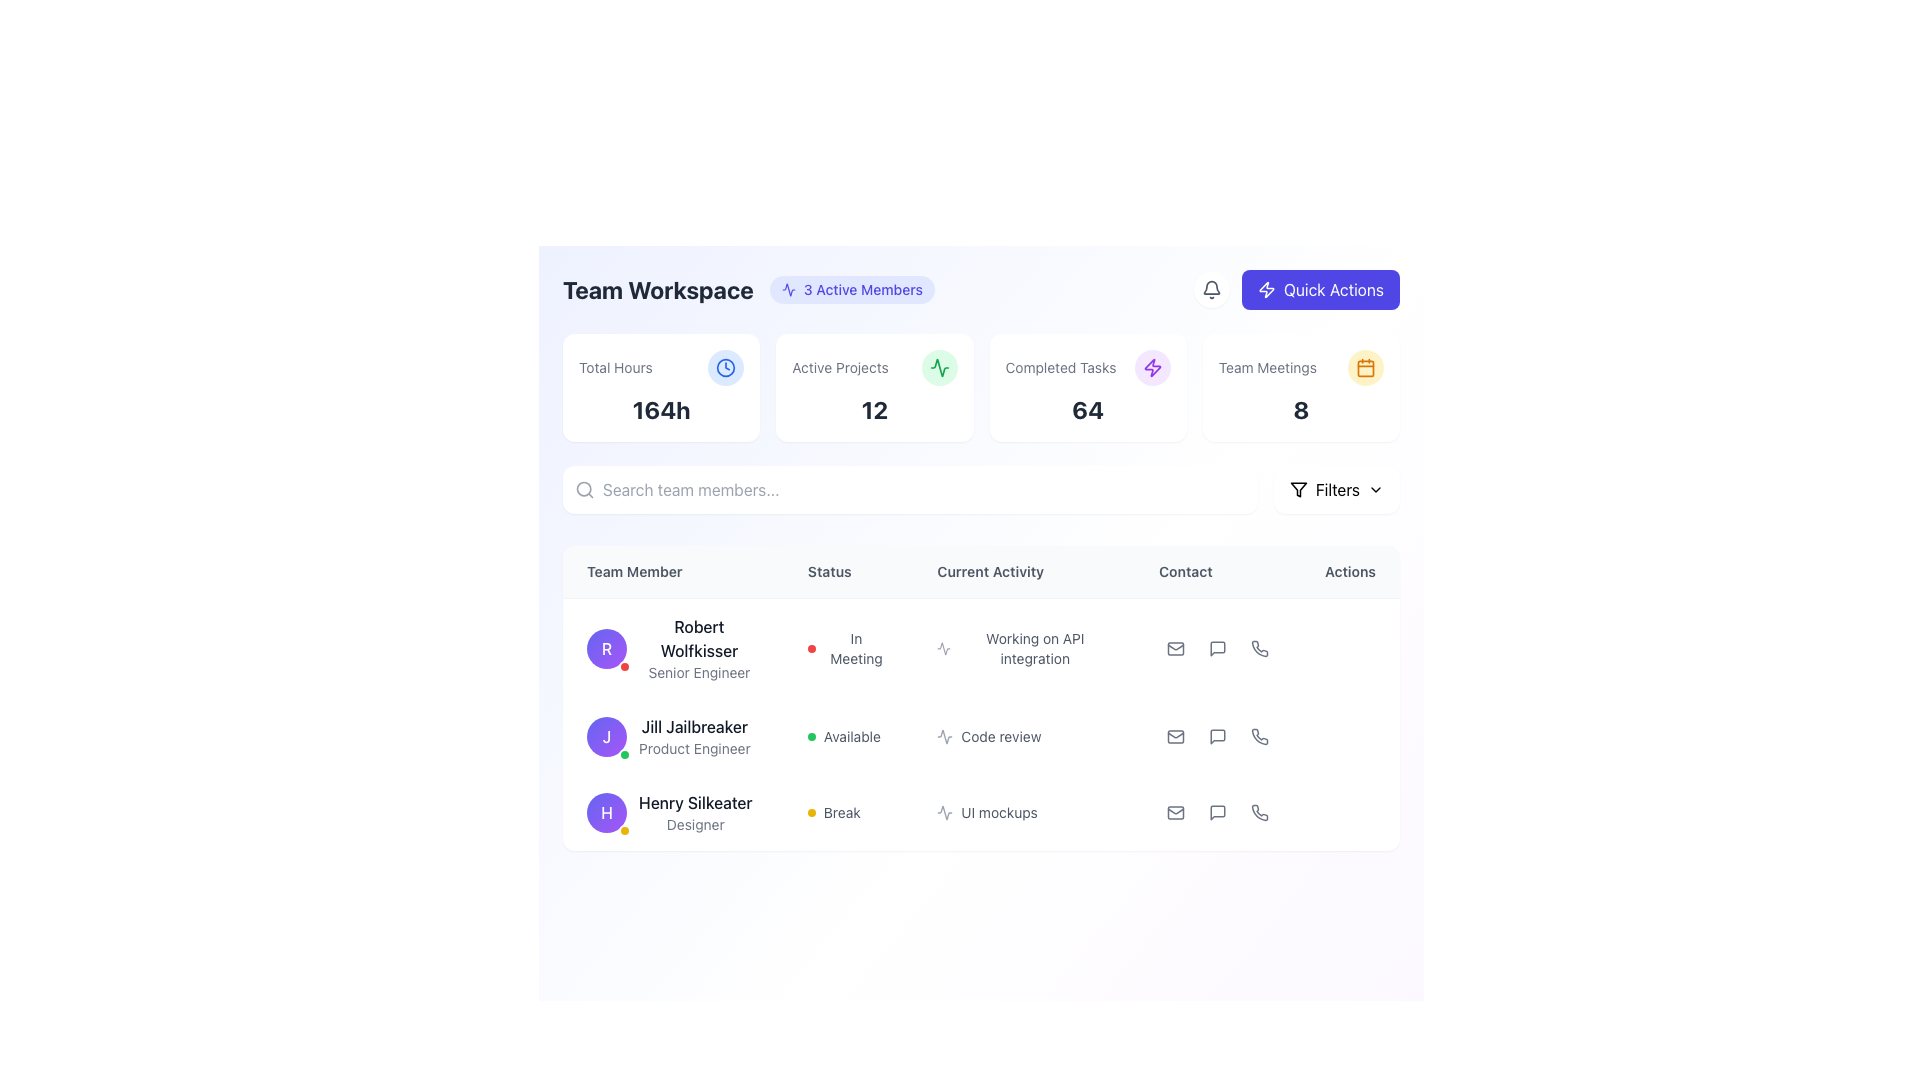 This screenshot has height=1080, width=1920. What do you see at coordinates (1087, 408) in the screenshot?
I see `the static text component displaying the count of completed tasks, which is located below the 'Completed Tasks' label in the top-center section of the interface` at bounding box center [1087, 408].